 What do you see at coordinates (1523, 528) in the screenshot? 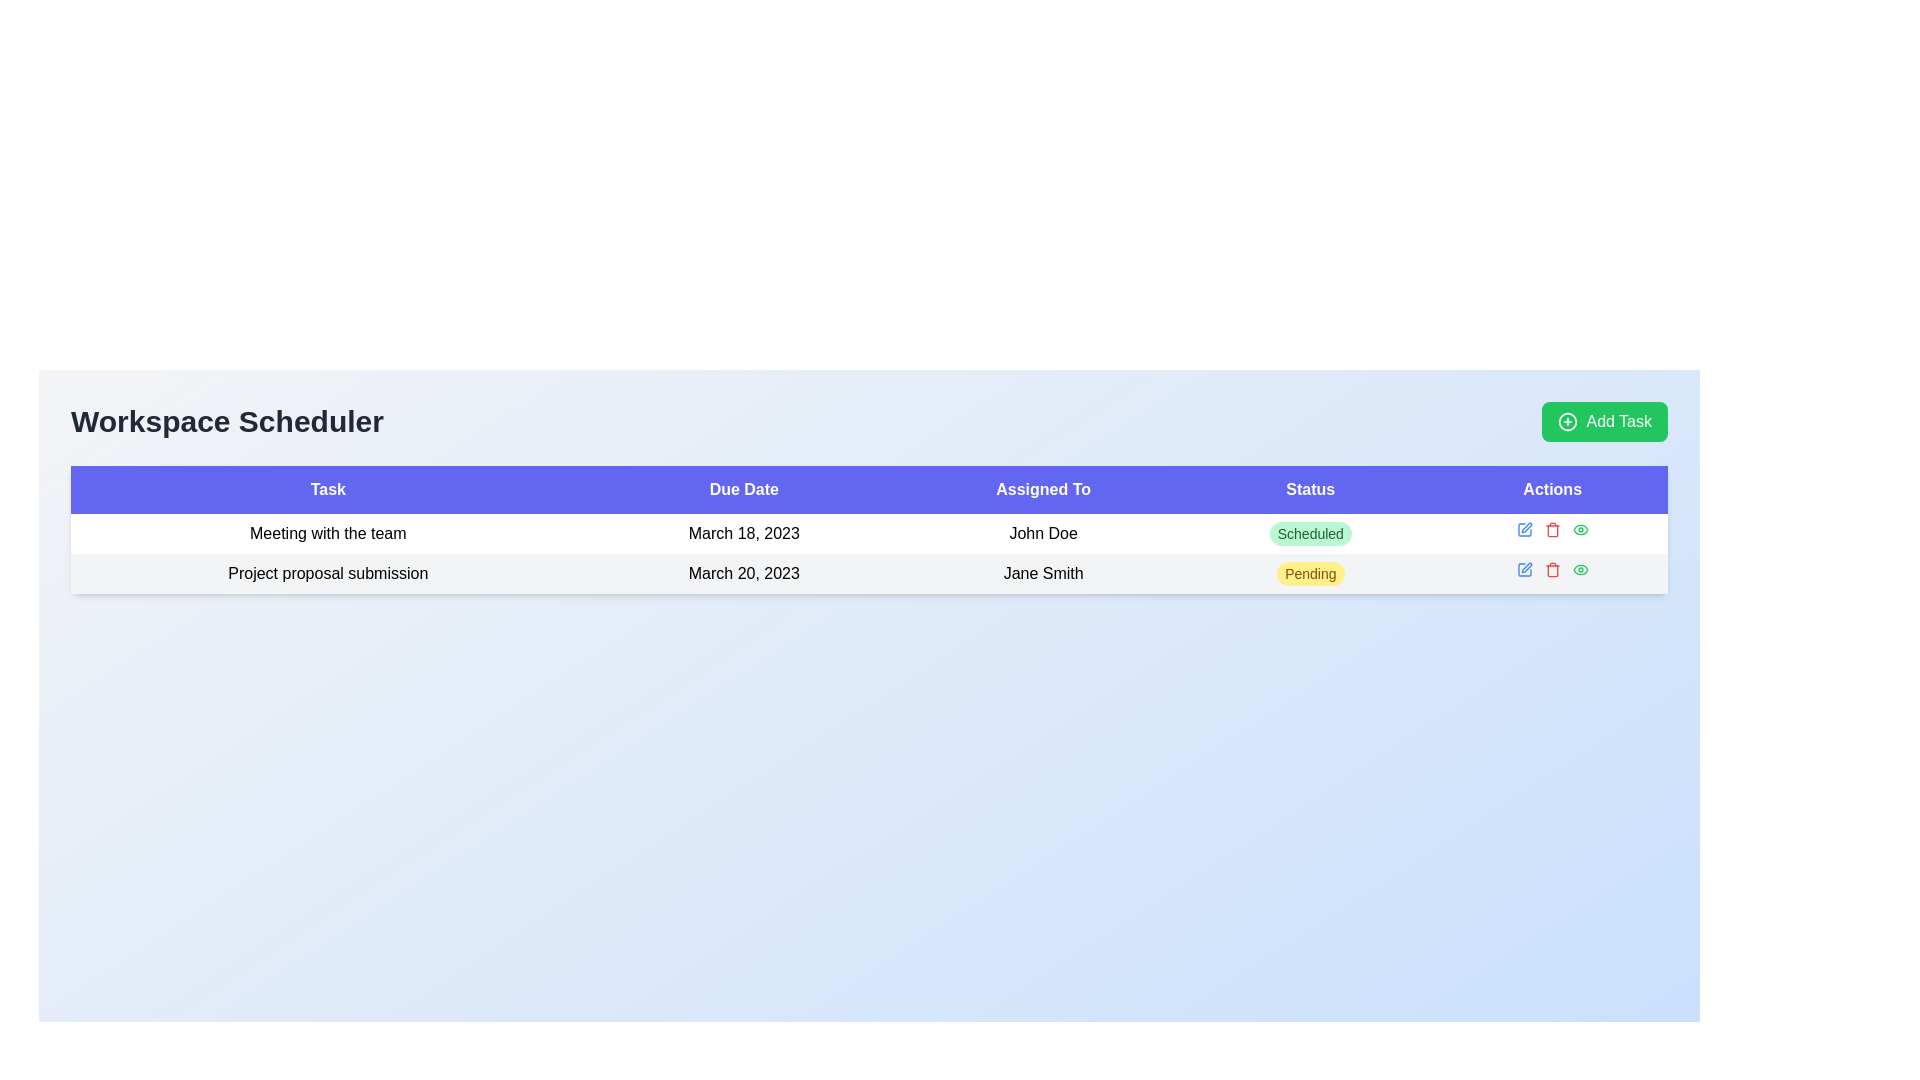
I see `the edit button icon located in the 'Actions' column of the second row of the table, which is represented as a part of an SVG graphic resembling a pen` at bounding box center [1523, 528].